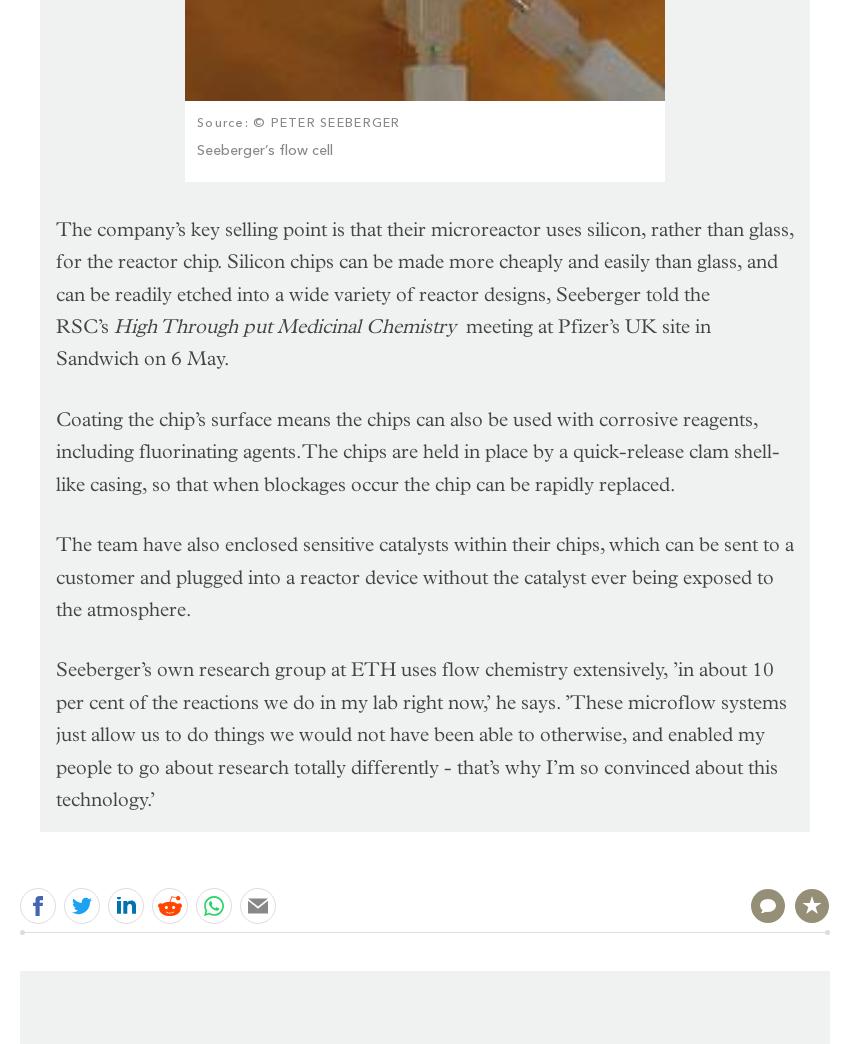  What do you see at coordinates (515, 859) in the screenshot?
I see `'Please'` at bounding box center [515, 859].